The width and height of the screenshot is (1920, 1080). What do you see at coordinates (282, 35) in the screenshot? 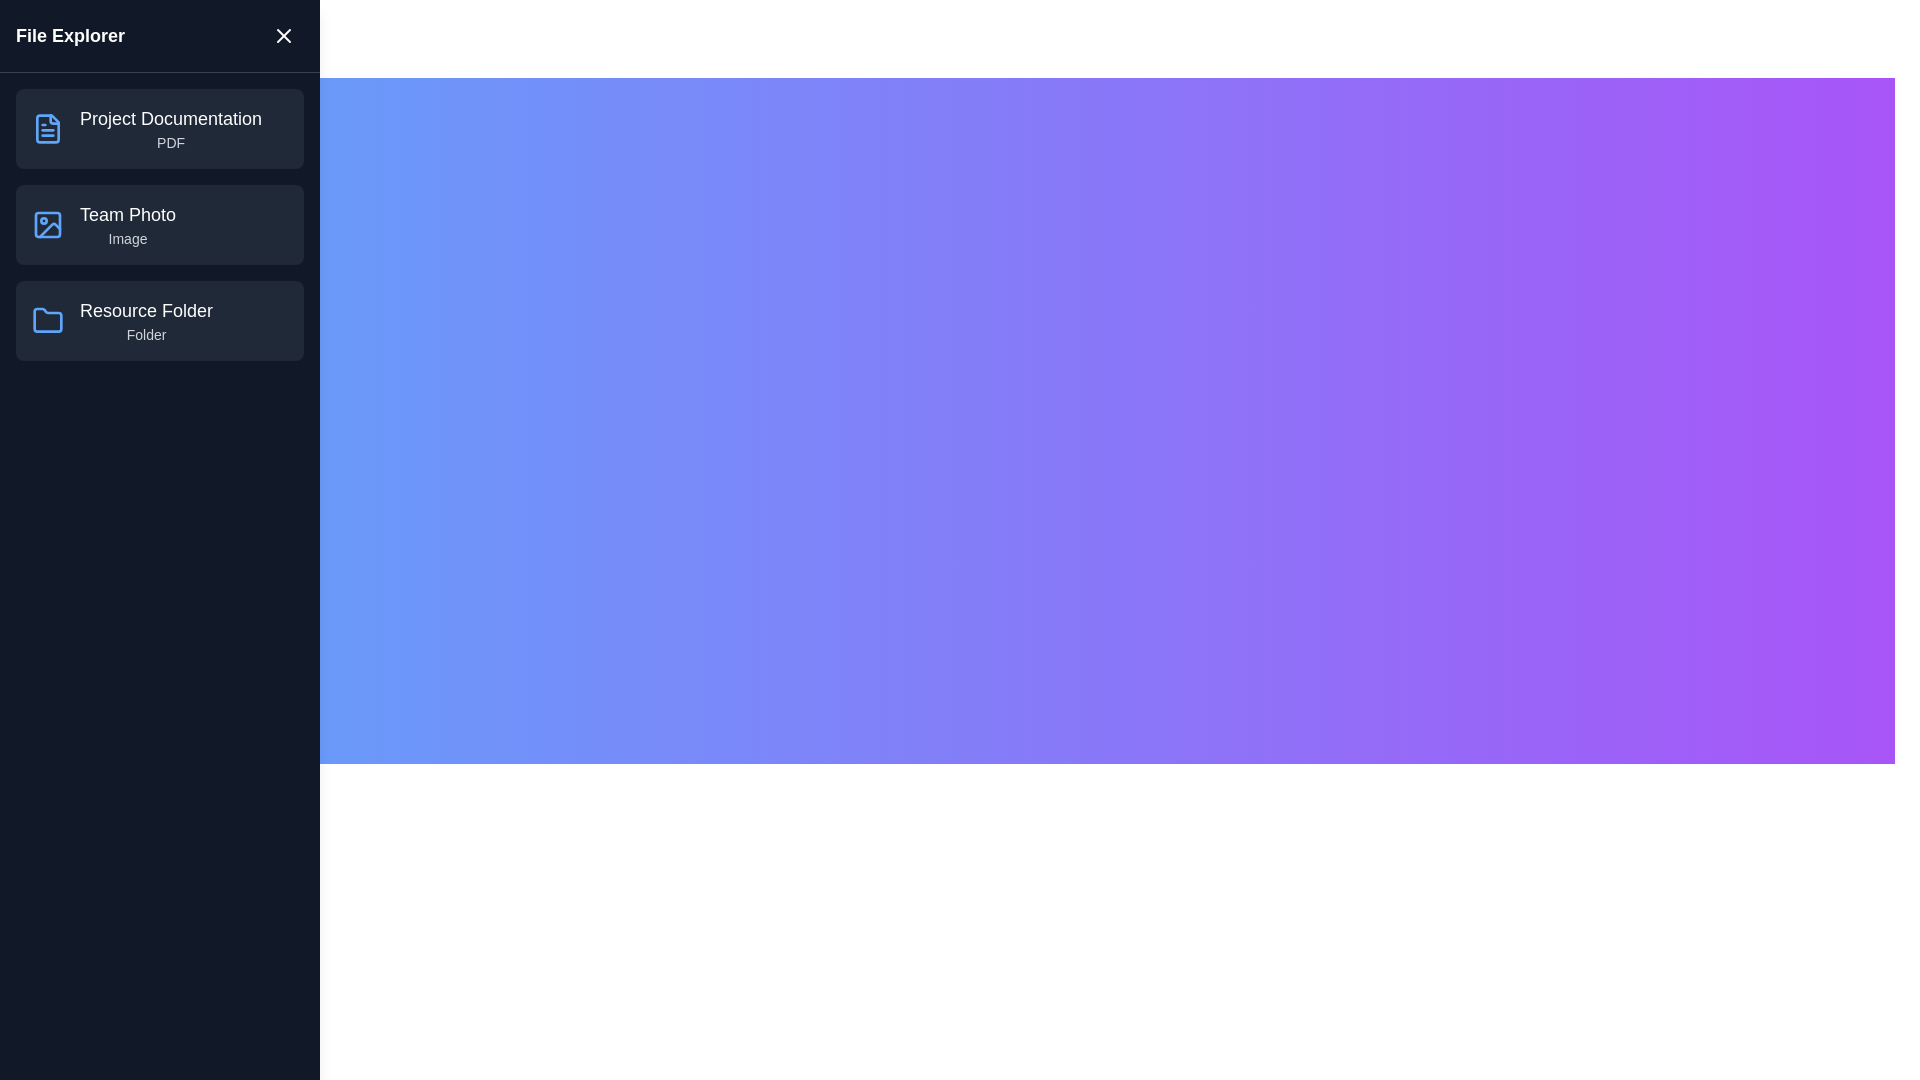
I see `the close button of the file explorer drawer` at bounding box center [282, 35].